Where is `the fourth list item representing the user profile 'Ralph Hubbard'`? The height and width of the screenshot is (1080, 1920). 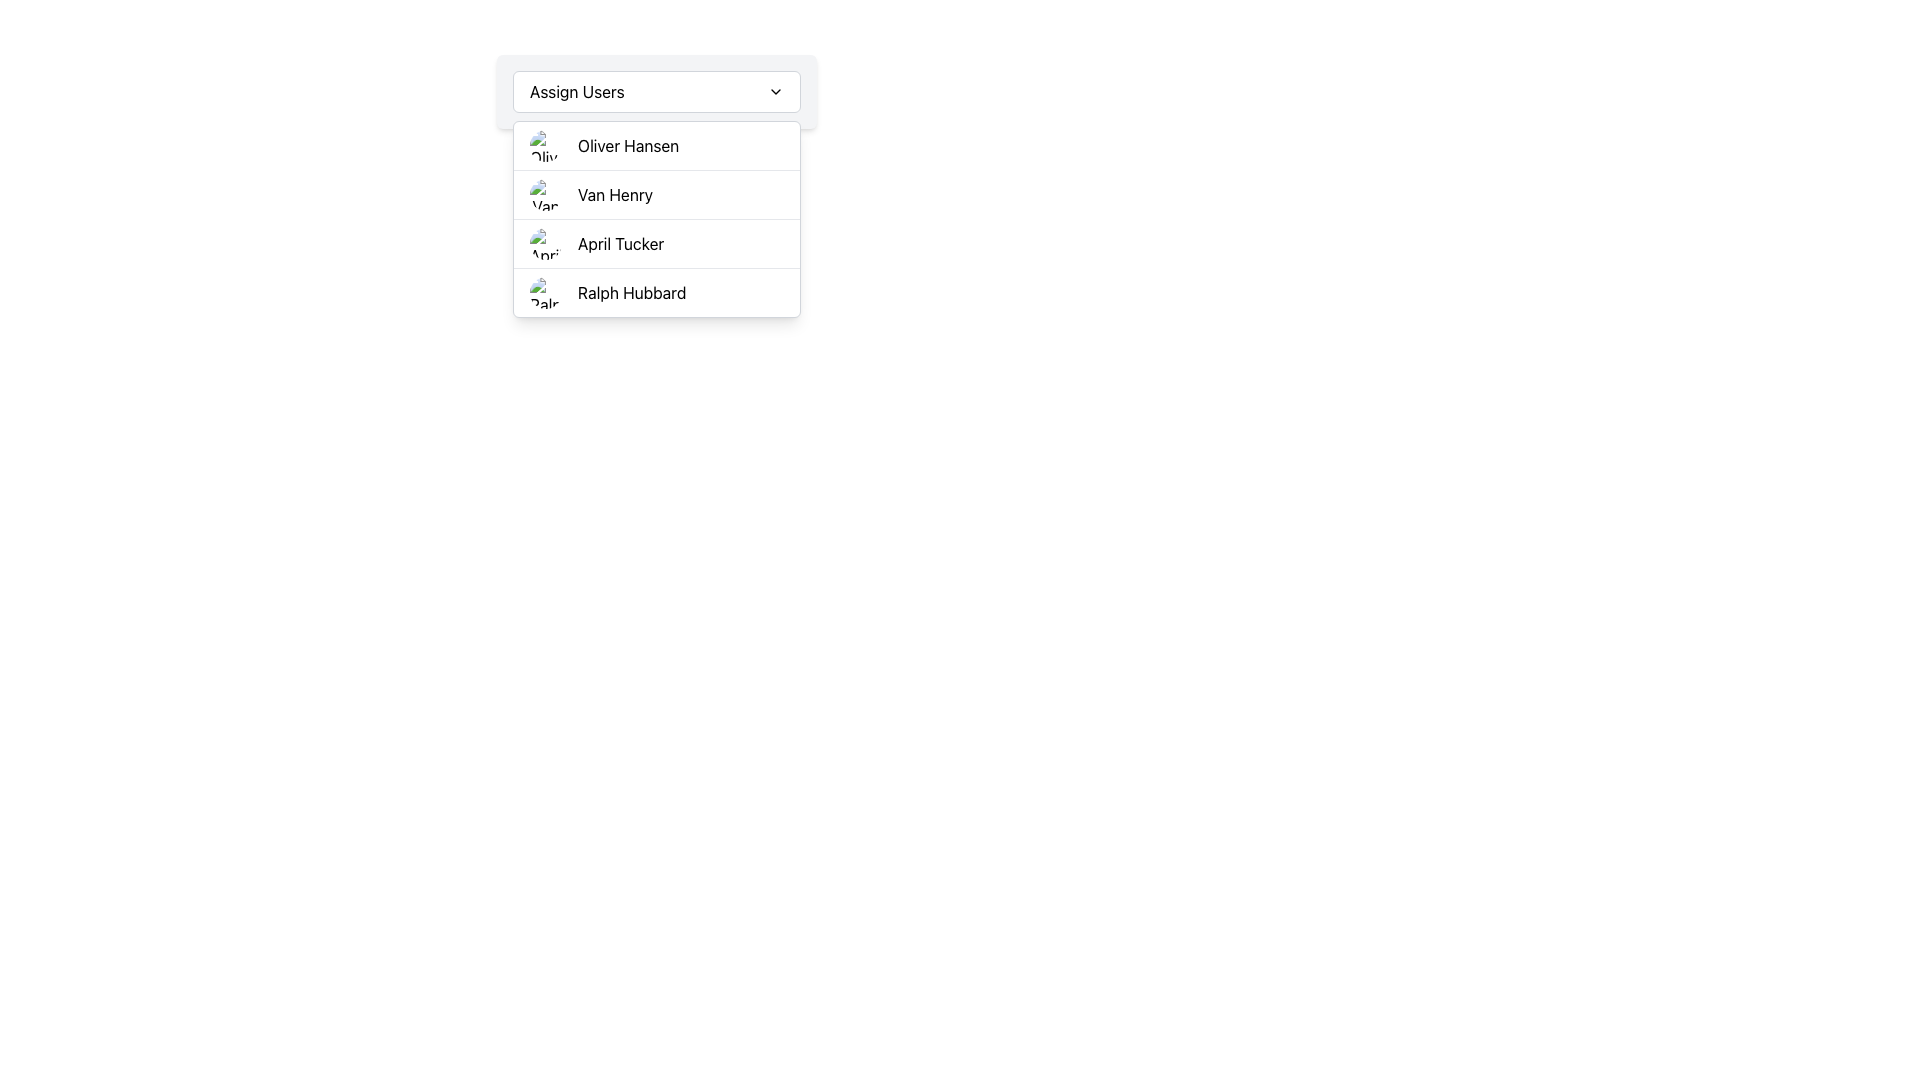
the fourth list item representing the user profile 'Ralph Hubbard' is located at coordinates (657, 292).